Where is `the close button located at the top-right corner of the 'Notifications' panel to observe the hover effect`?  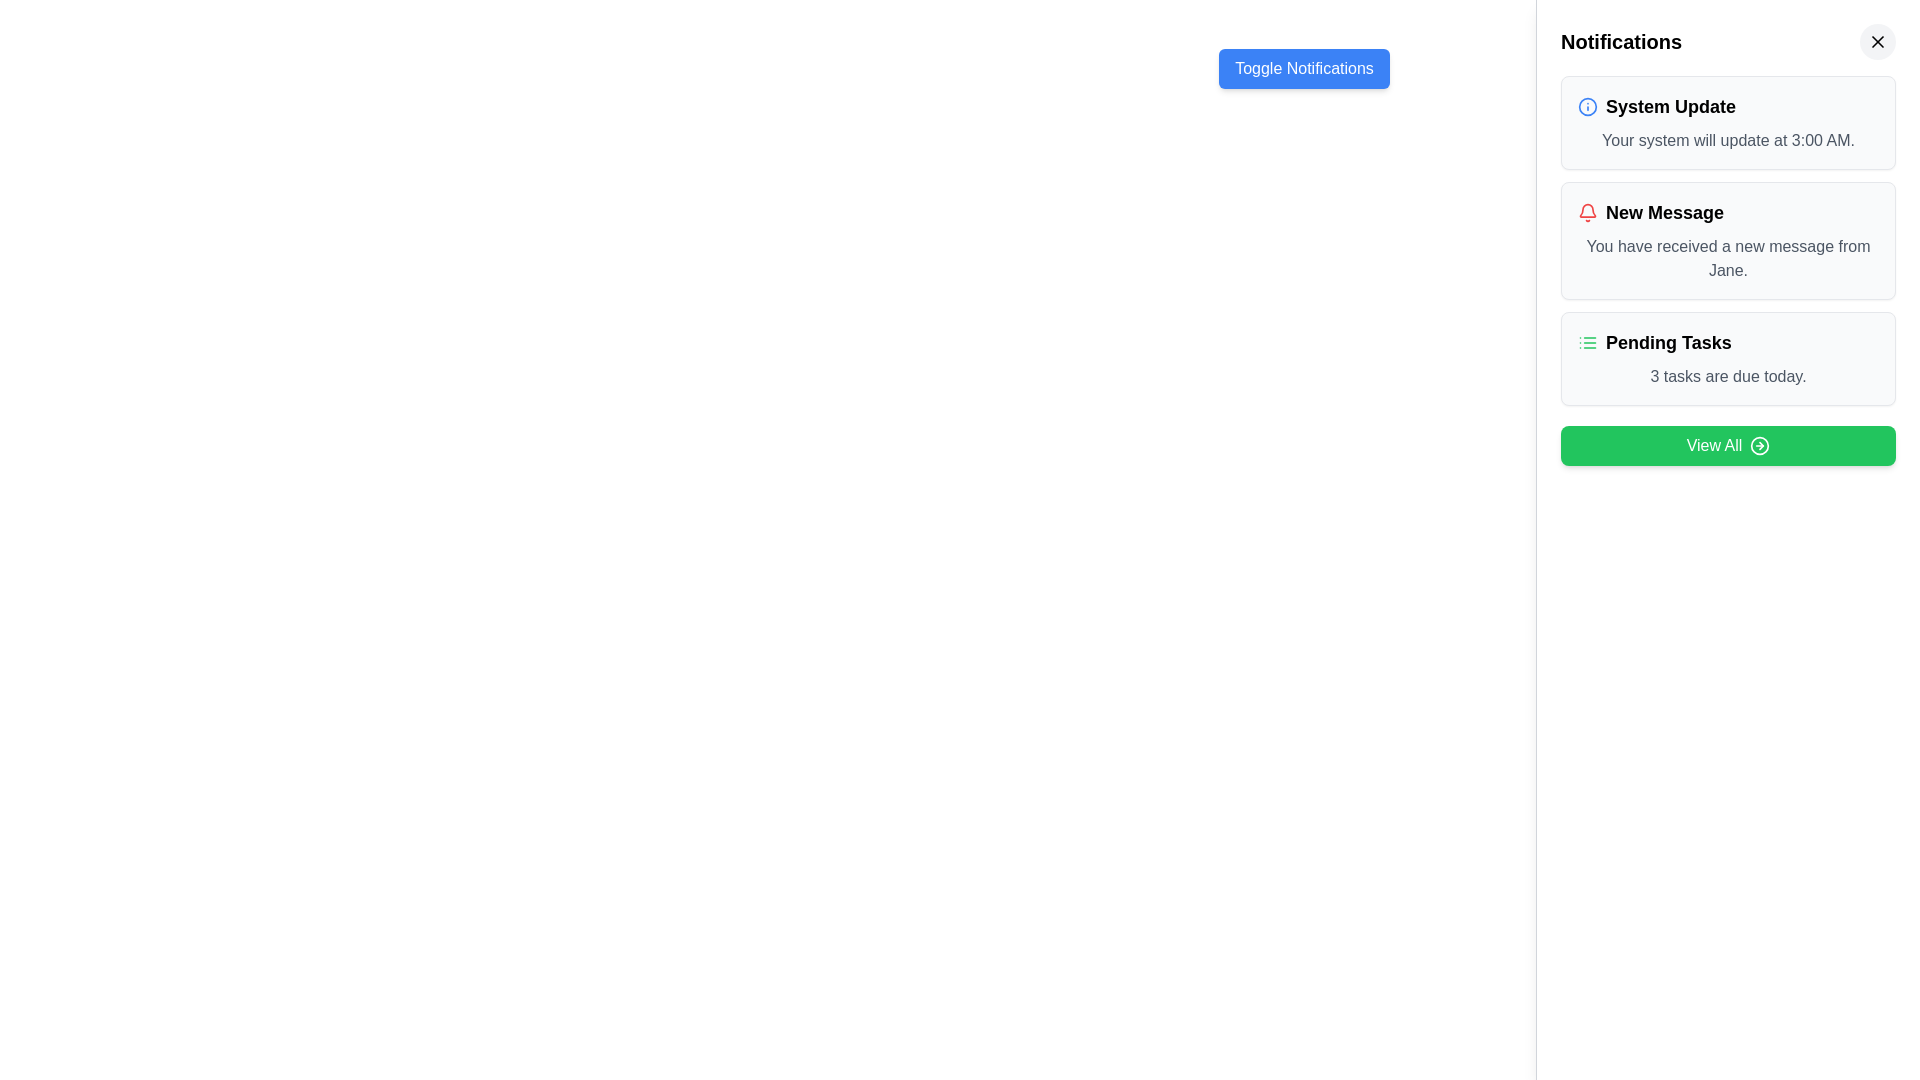 the close button located at the top-right corner of the 'Notifications' panel to observe the hover effect is located at coordinates (1876, 42).